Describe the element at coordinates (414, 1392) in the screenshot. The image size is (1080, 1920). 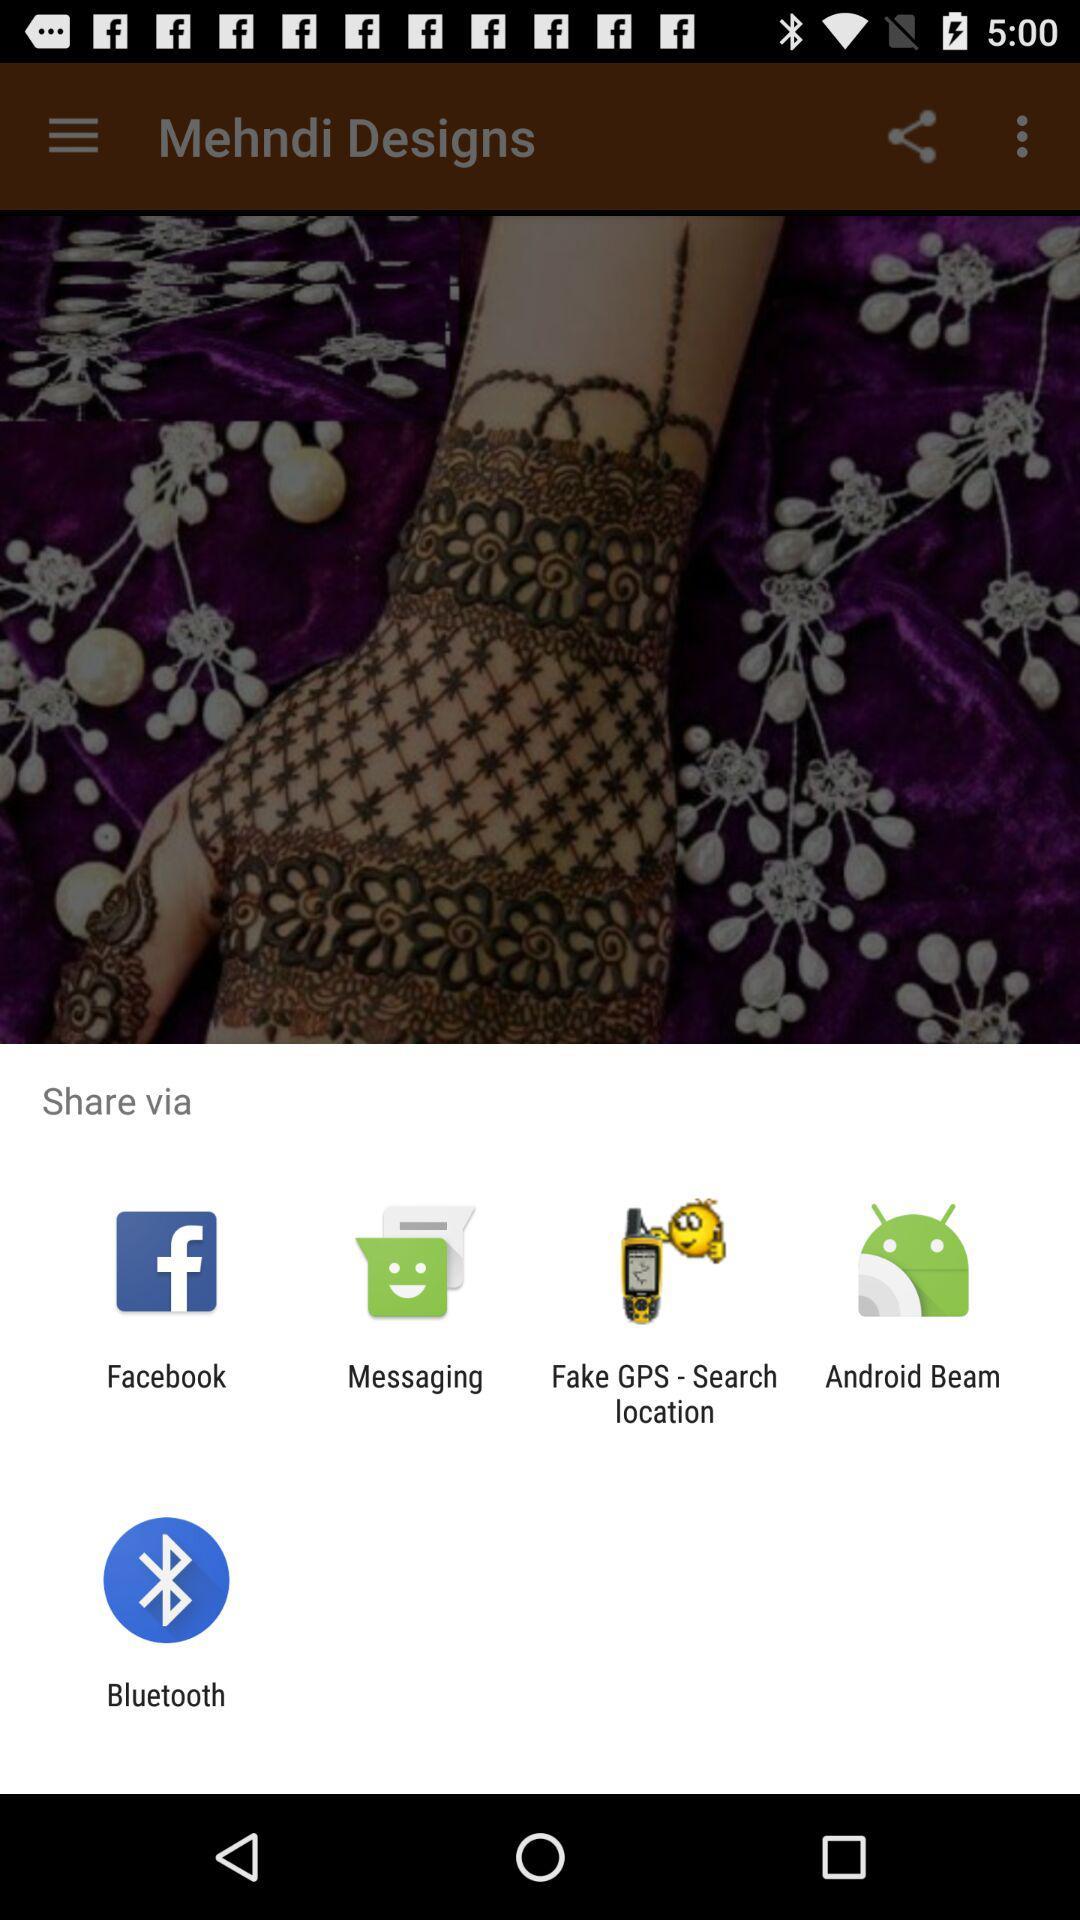
I see `the app next to fake gps search icon` at that location.